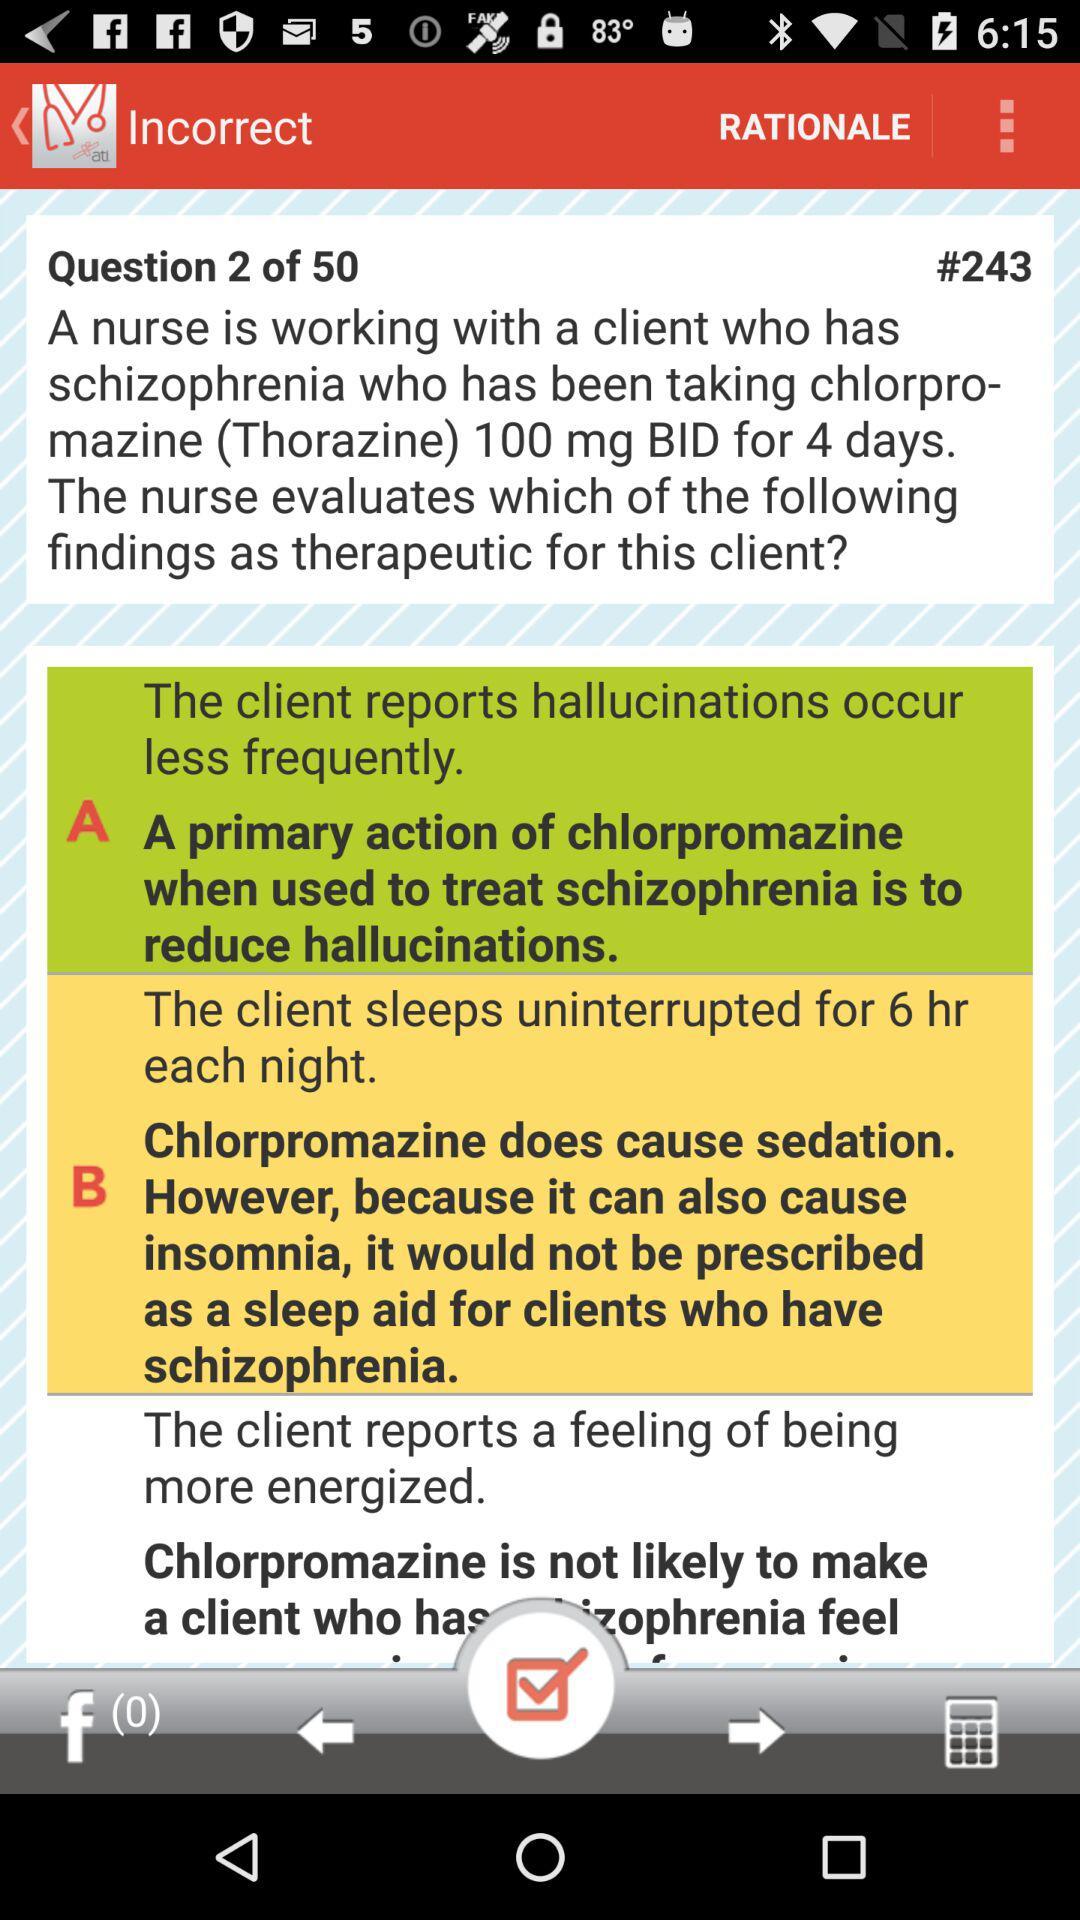 The image size is (1080, 1920). Describe the element at coordinates (540, 1677) in the screenshot. I see `confirm answer` at that location.